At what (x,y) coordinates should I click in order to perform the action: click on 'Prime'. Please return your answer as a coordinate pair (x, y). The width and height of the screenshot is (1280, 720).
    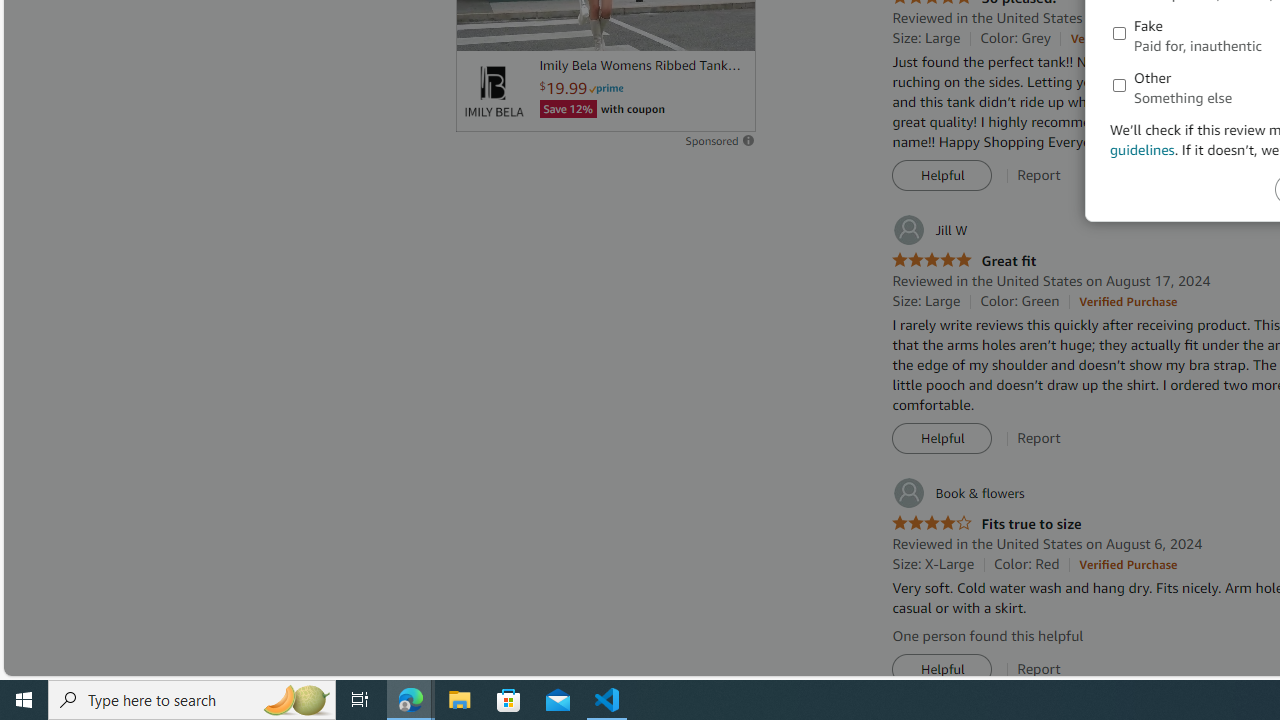
    Looking at the image, I should click on (605, 87).